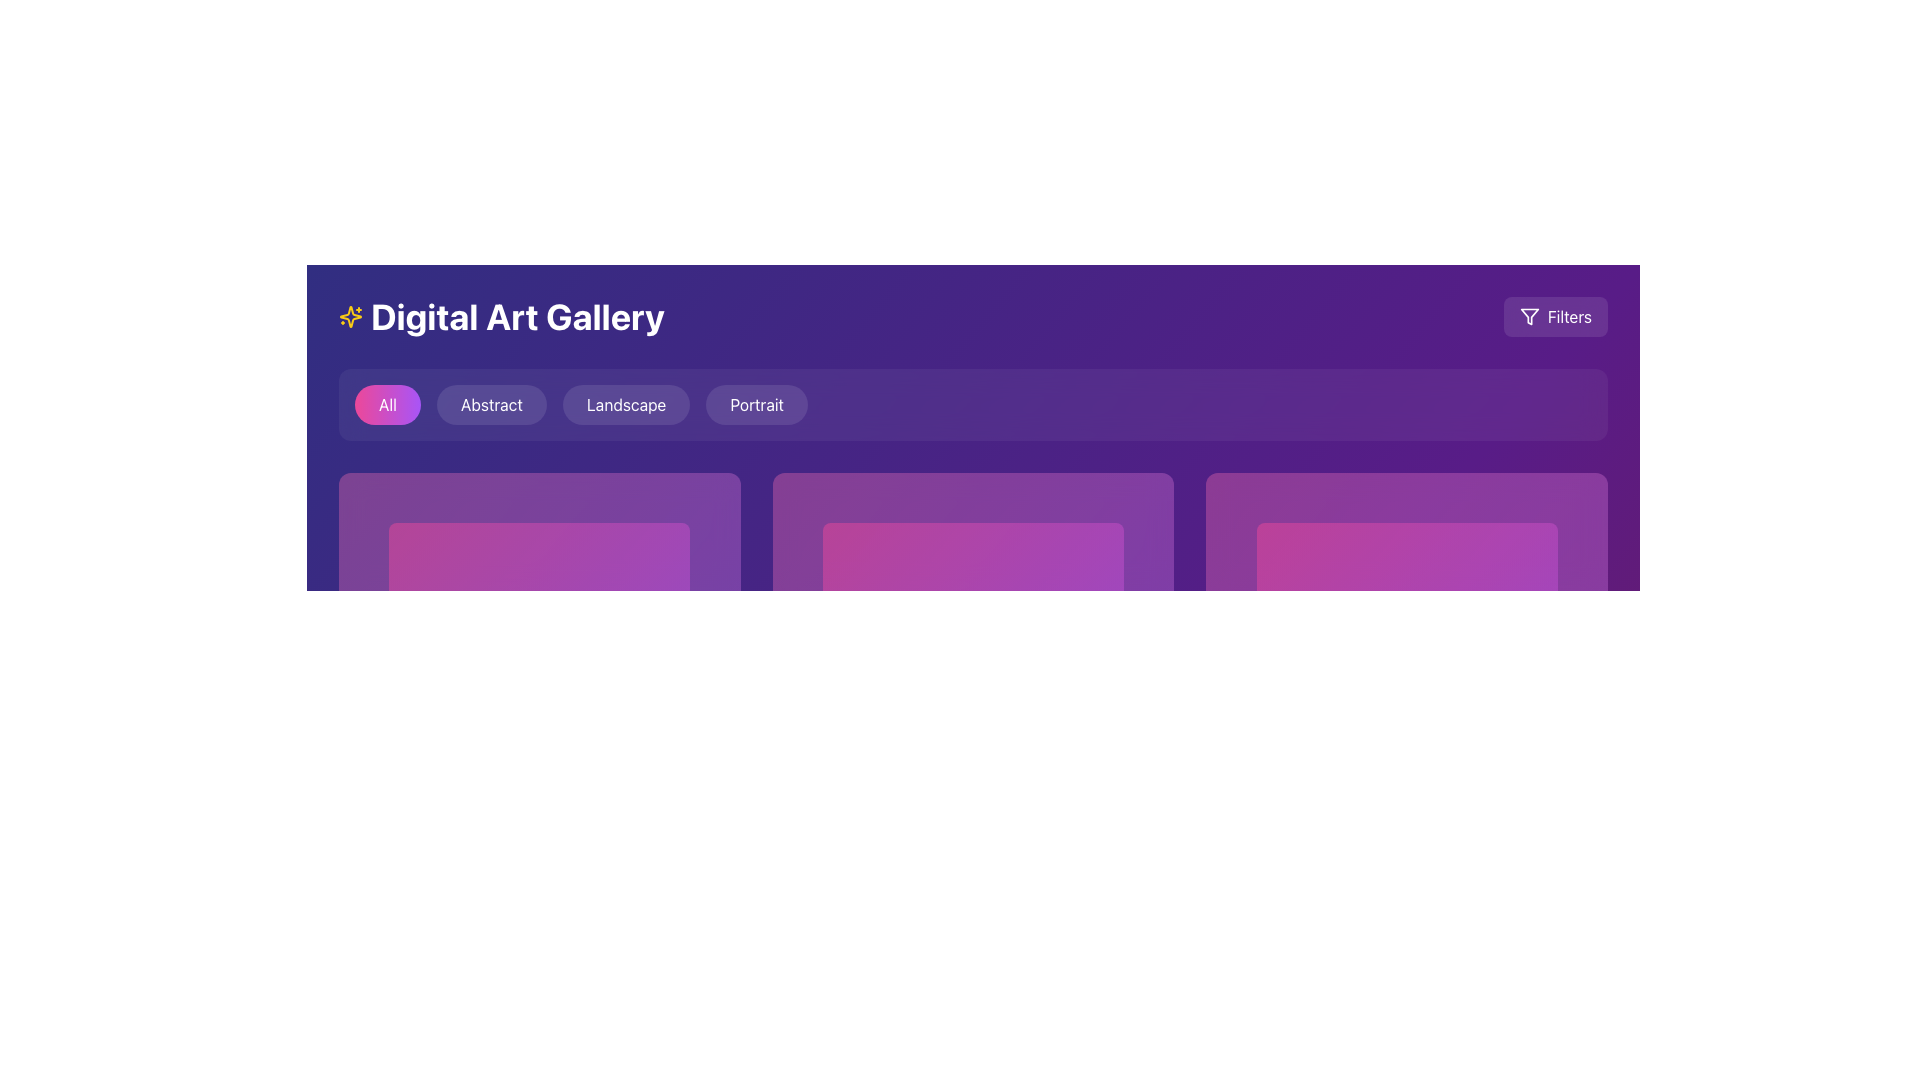 The height and width of the screenshot is (1080, 1920). I want to click on the decorative rounded rectangle UI element with a gradient background transitioning from pink to purple, so click(1406, 673).